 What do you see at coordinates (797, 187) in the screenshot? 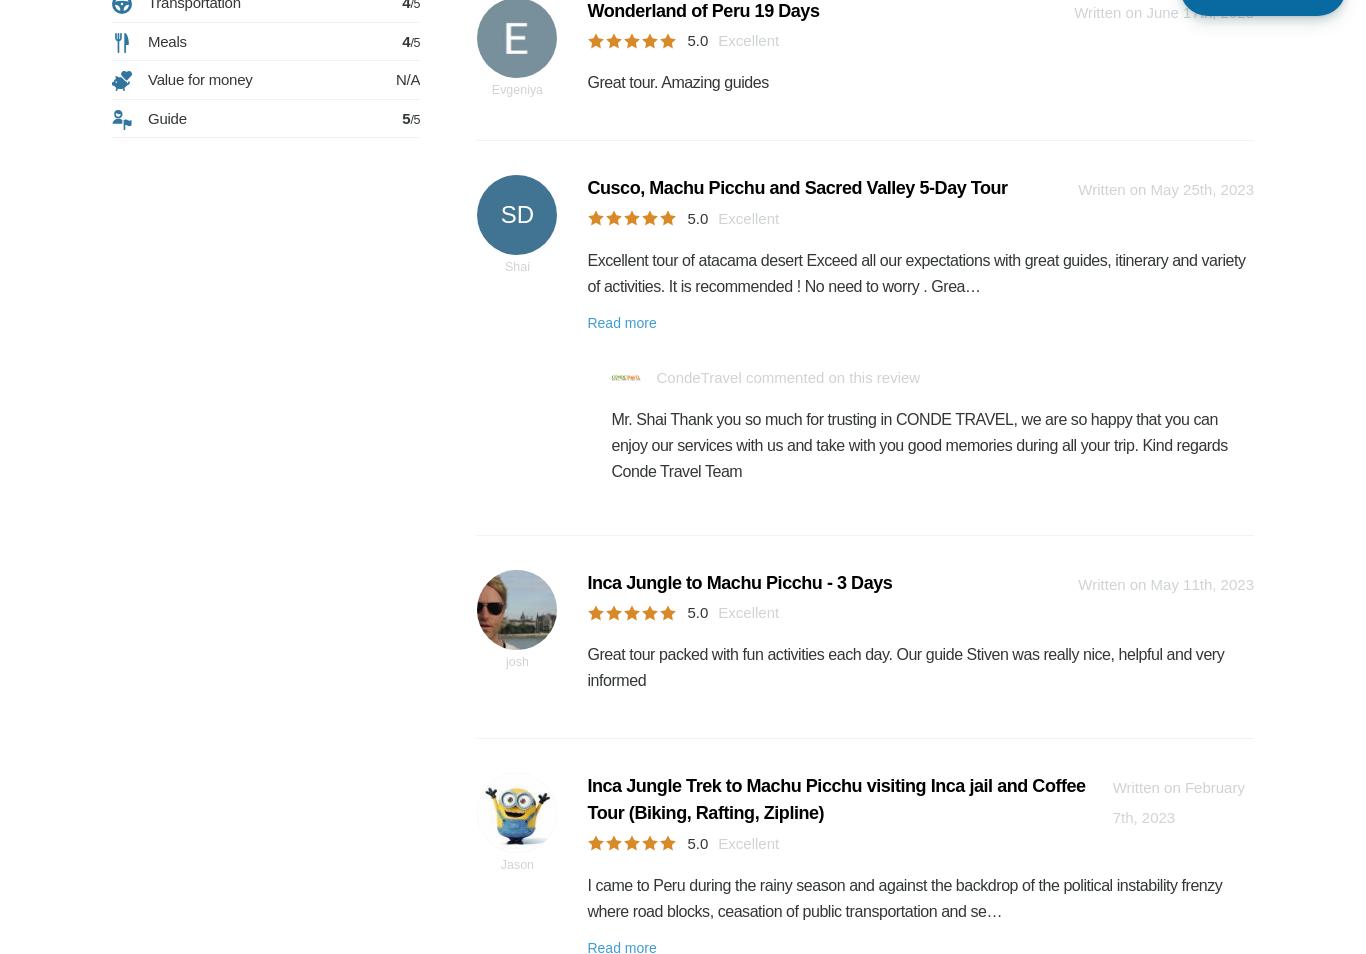
I see `'Cusco, Machu Picchu and Sacred Valley 5-Day Tour'` at bounding box center [797, 187].